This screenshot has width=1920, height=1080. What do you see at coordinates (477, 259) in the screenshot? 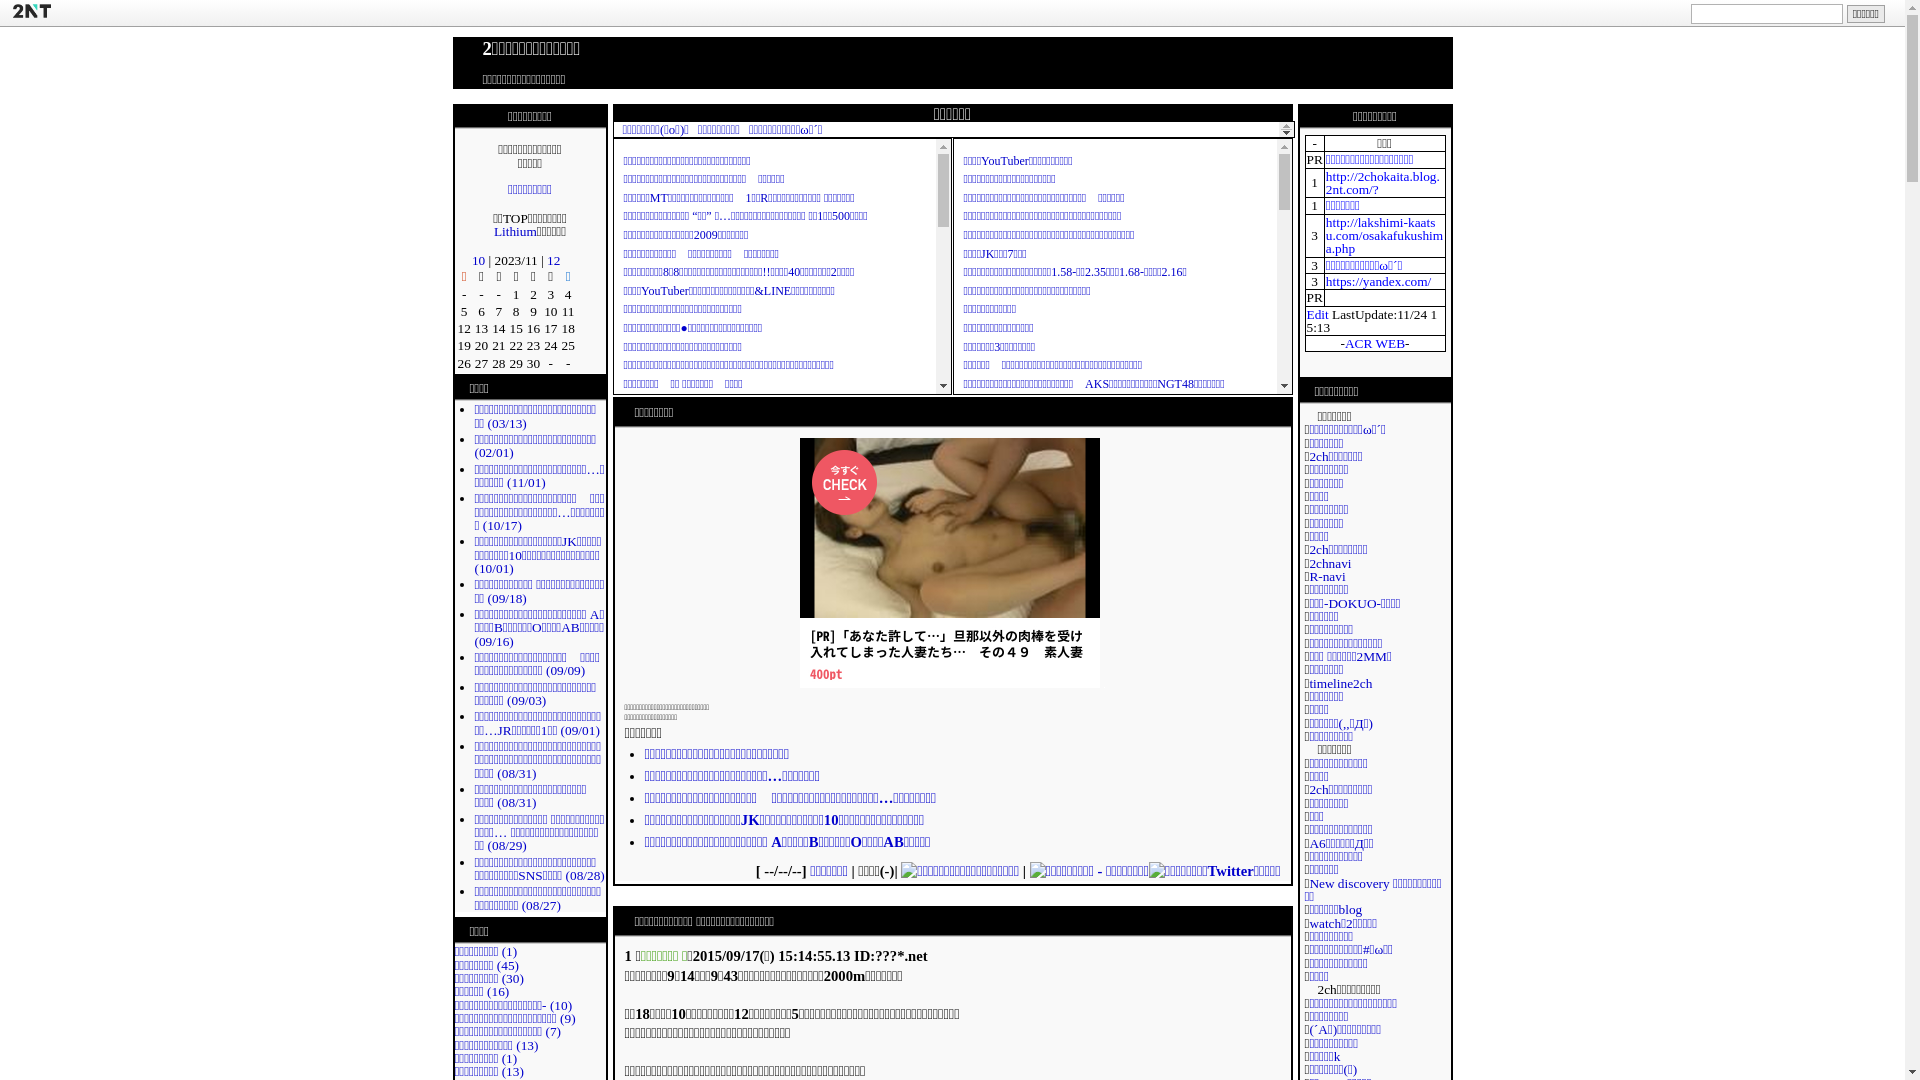
I see `'10'` at bounding box center [477, 259].